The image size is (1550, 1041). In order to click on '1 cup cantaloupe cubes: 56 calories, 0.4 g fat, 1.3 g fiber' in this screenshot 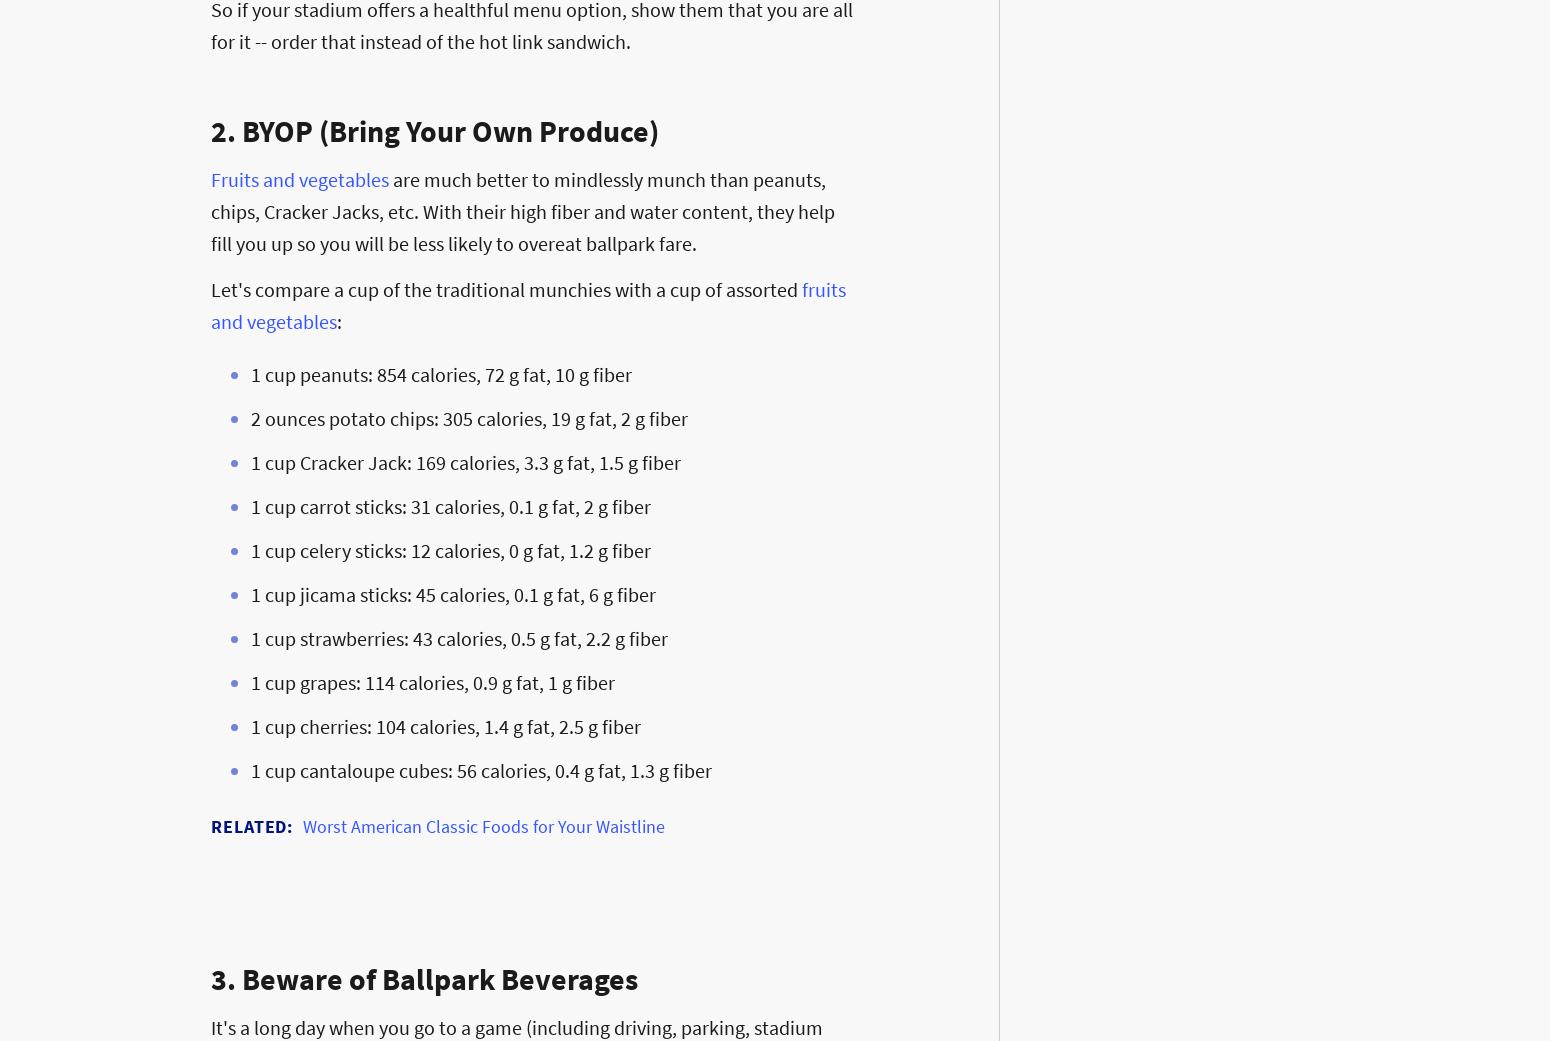, I will do `click(480, 770)`.